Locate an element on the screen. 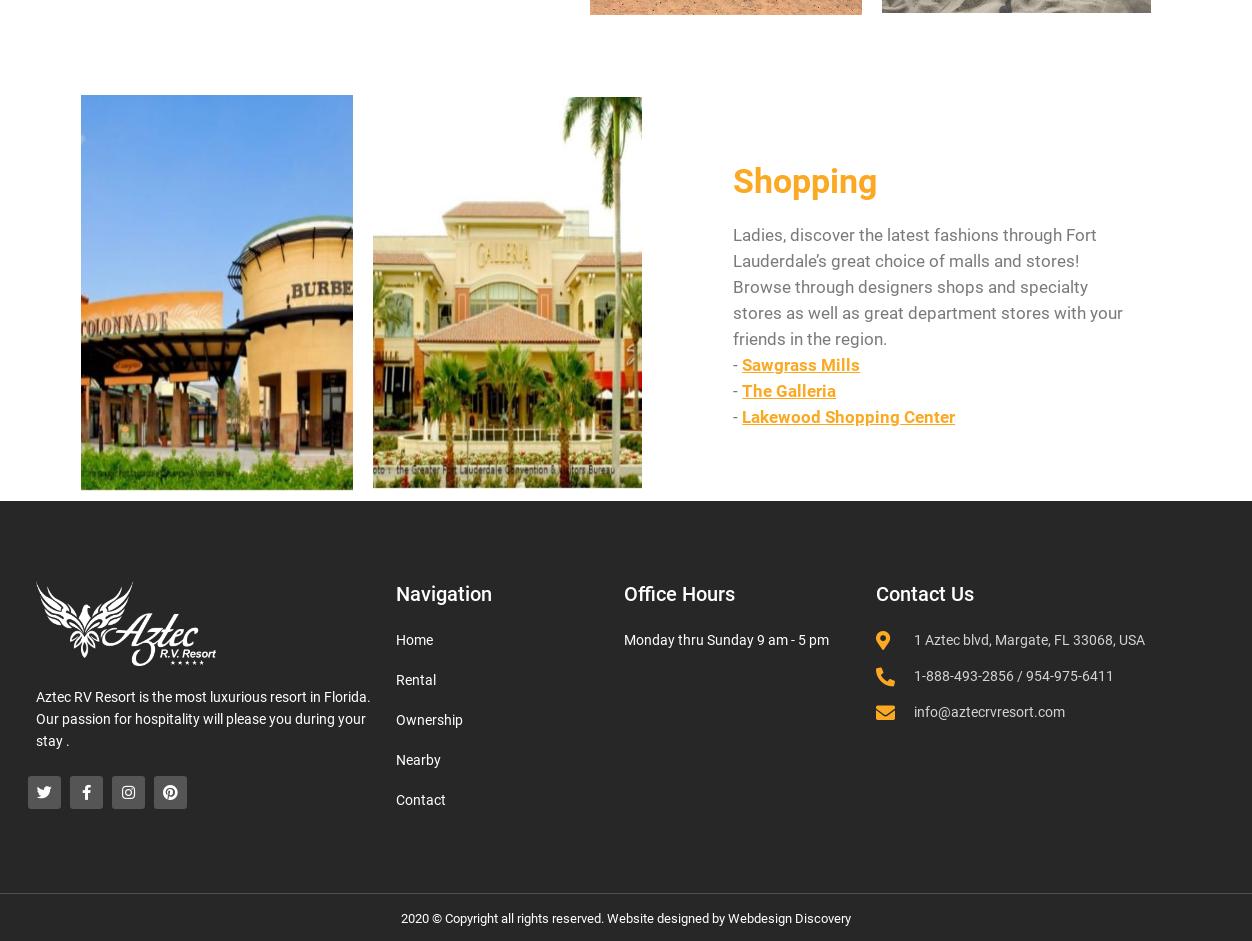  'Lakewood Shopping Center' is located at coordinates (848, 415).